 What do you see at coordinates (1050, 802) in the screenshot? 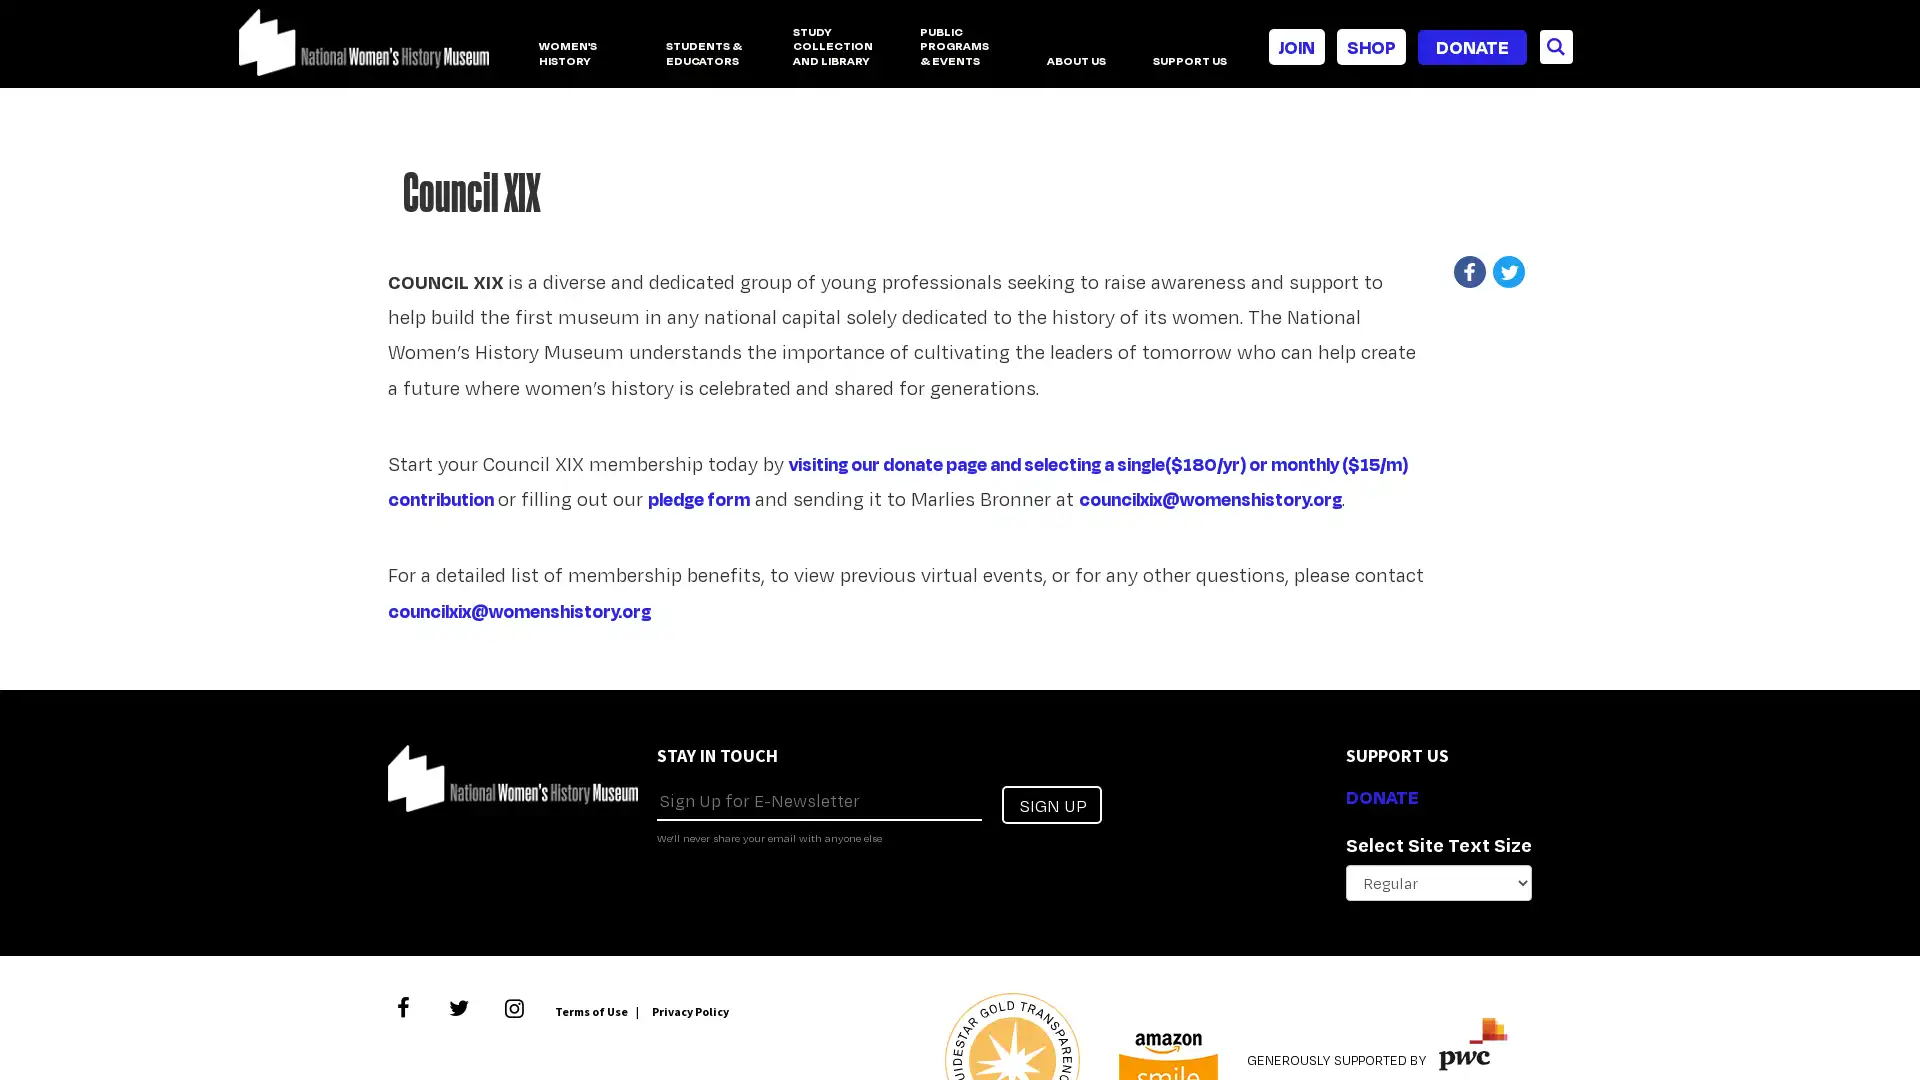
I see `SIGN UP` at bounding box center [1050, 802].